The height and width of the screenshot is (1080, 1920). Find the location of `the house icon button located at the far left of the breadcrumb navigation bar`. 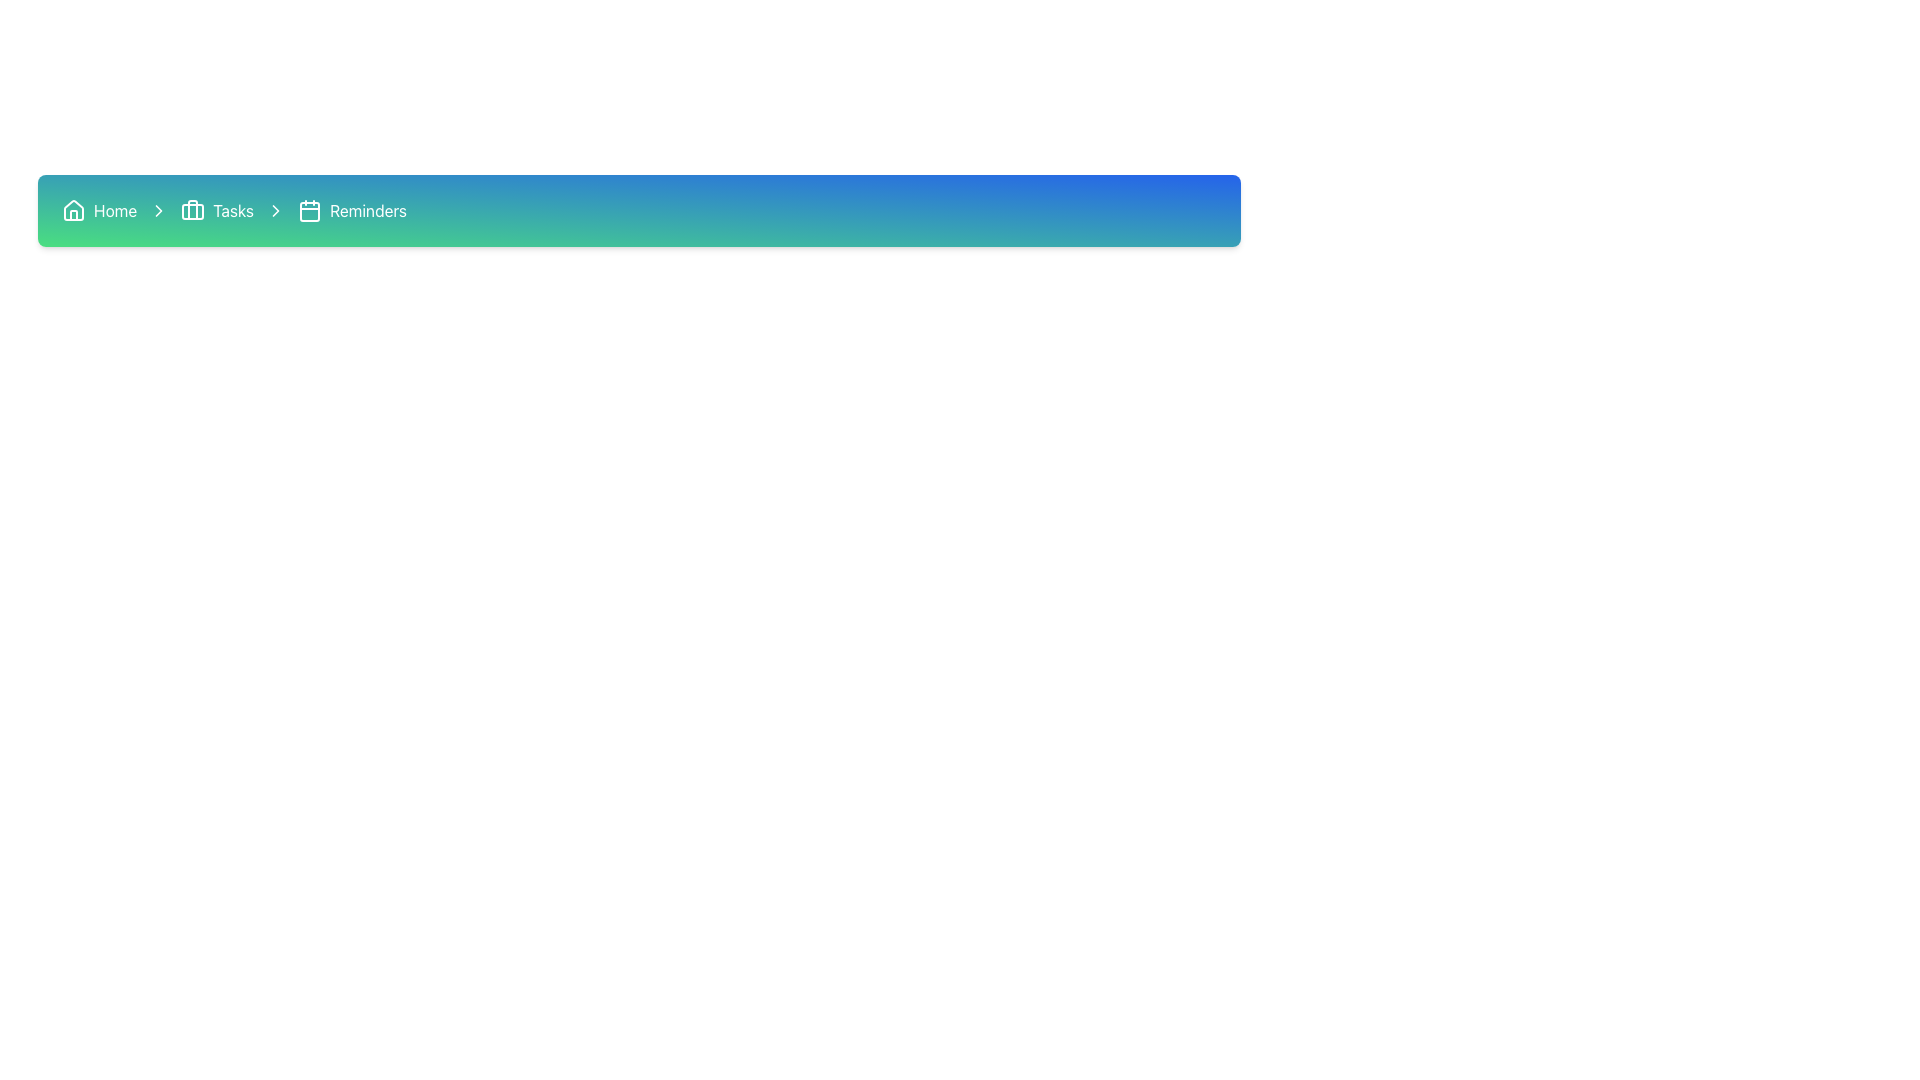

the house icon button located at the far left of the breadcrumb navigation bar is located at coordinates (73, 209).